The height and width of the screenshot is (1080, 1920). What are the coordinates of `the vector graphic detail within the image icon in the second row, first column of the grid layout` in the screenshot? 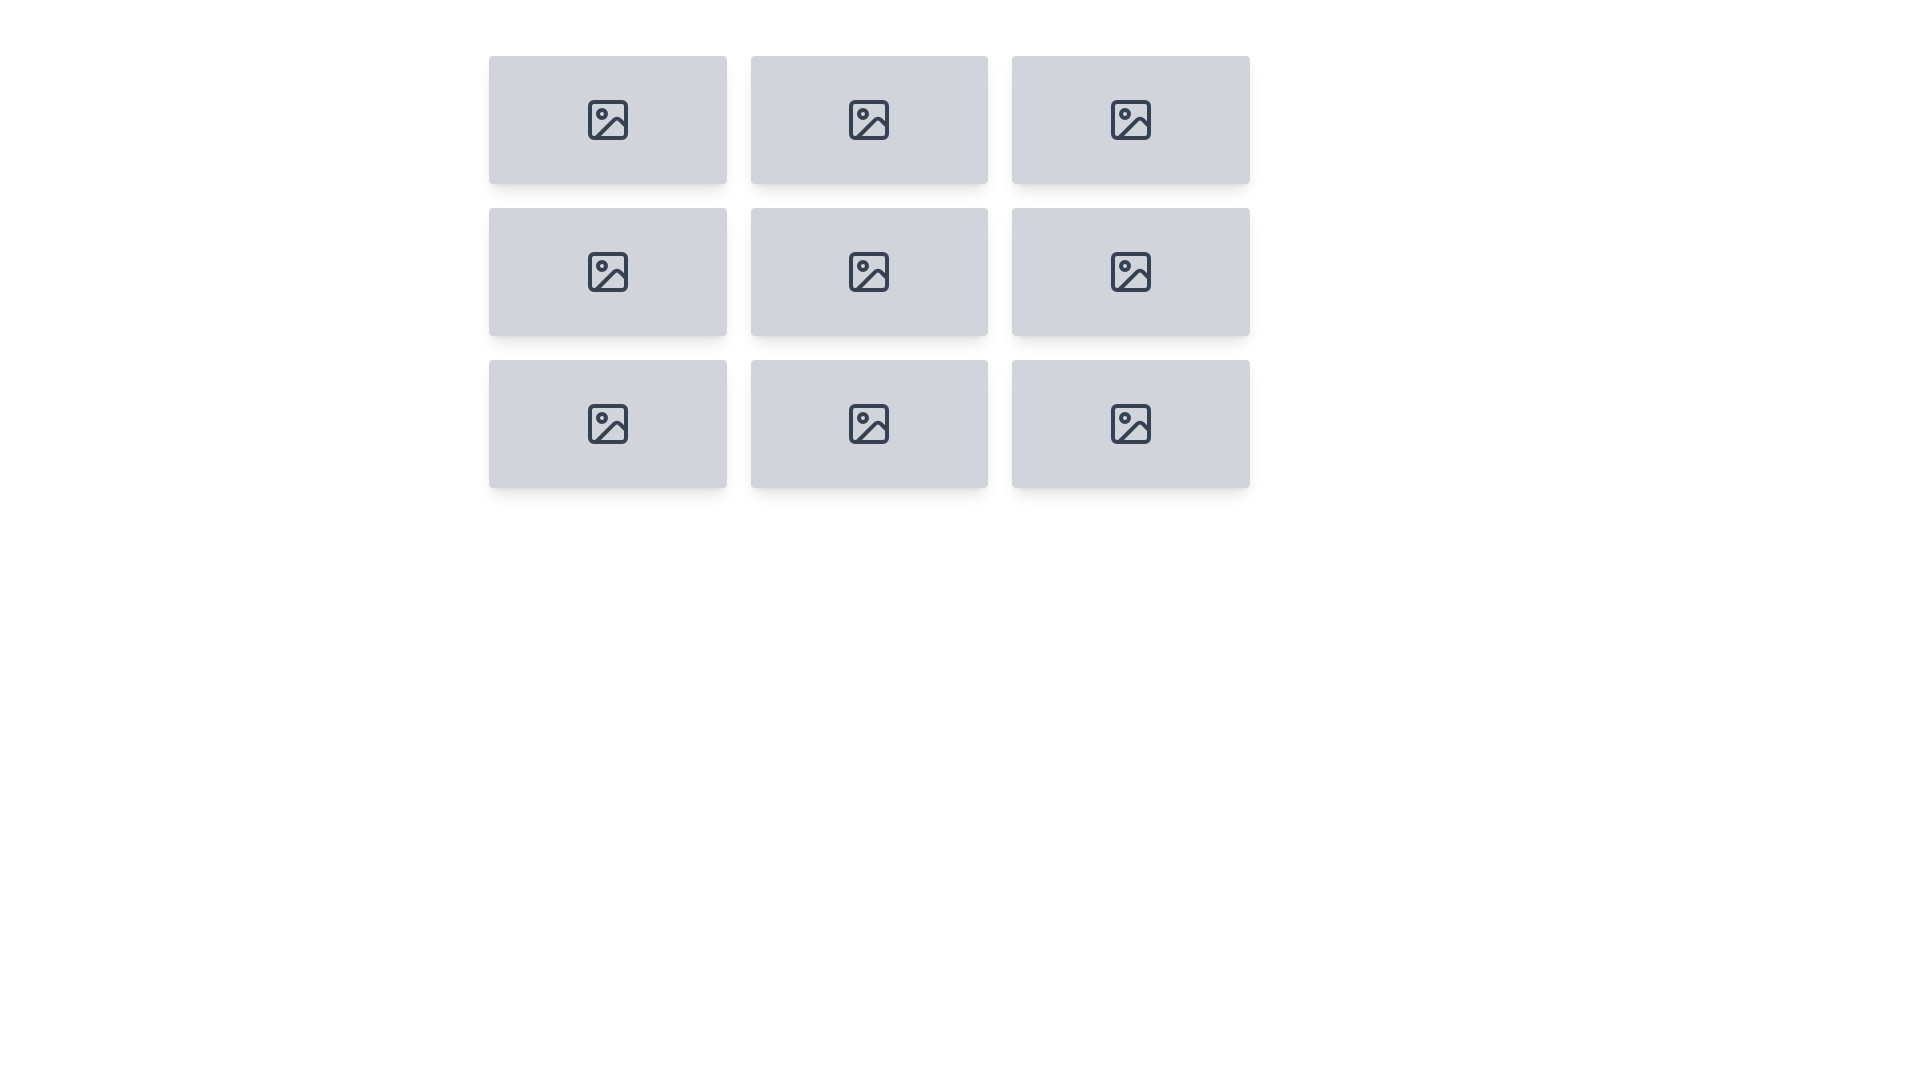 It's located at (609, 280).